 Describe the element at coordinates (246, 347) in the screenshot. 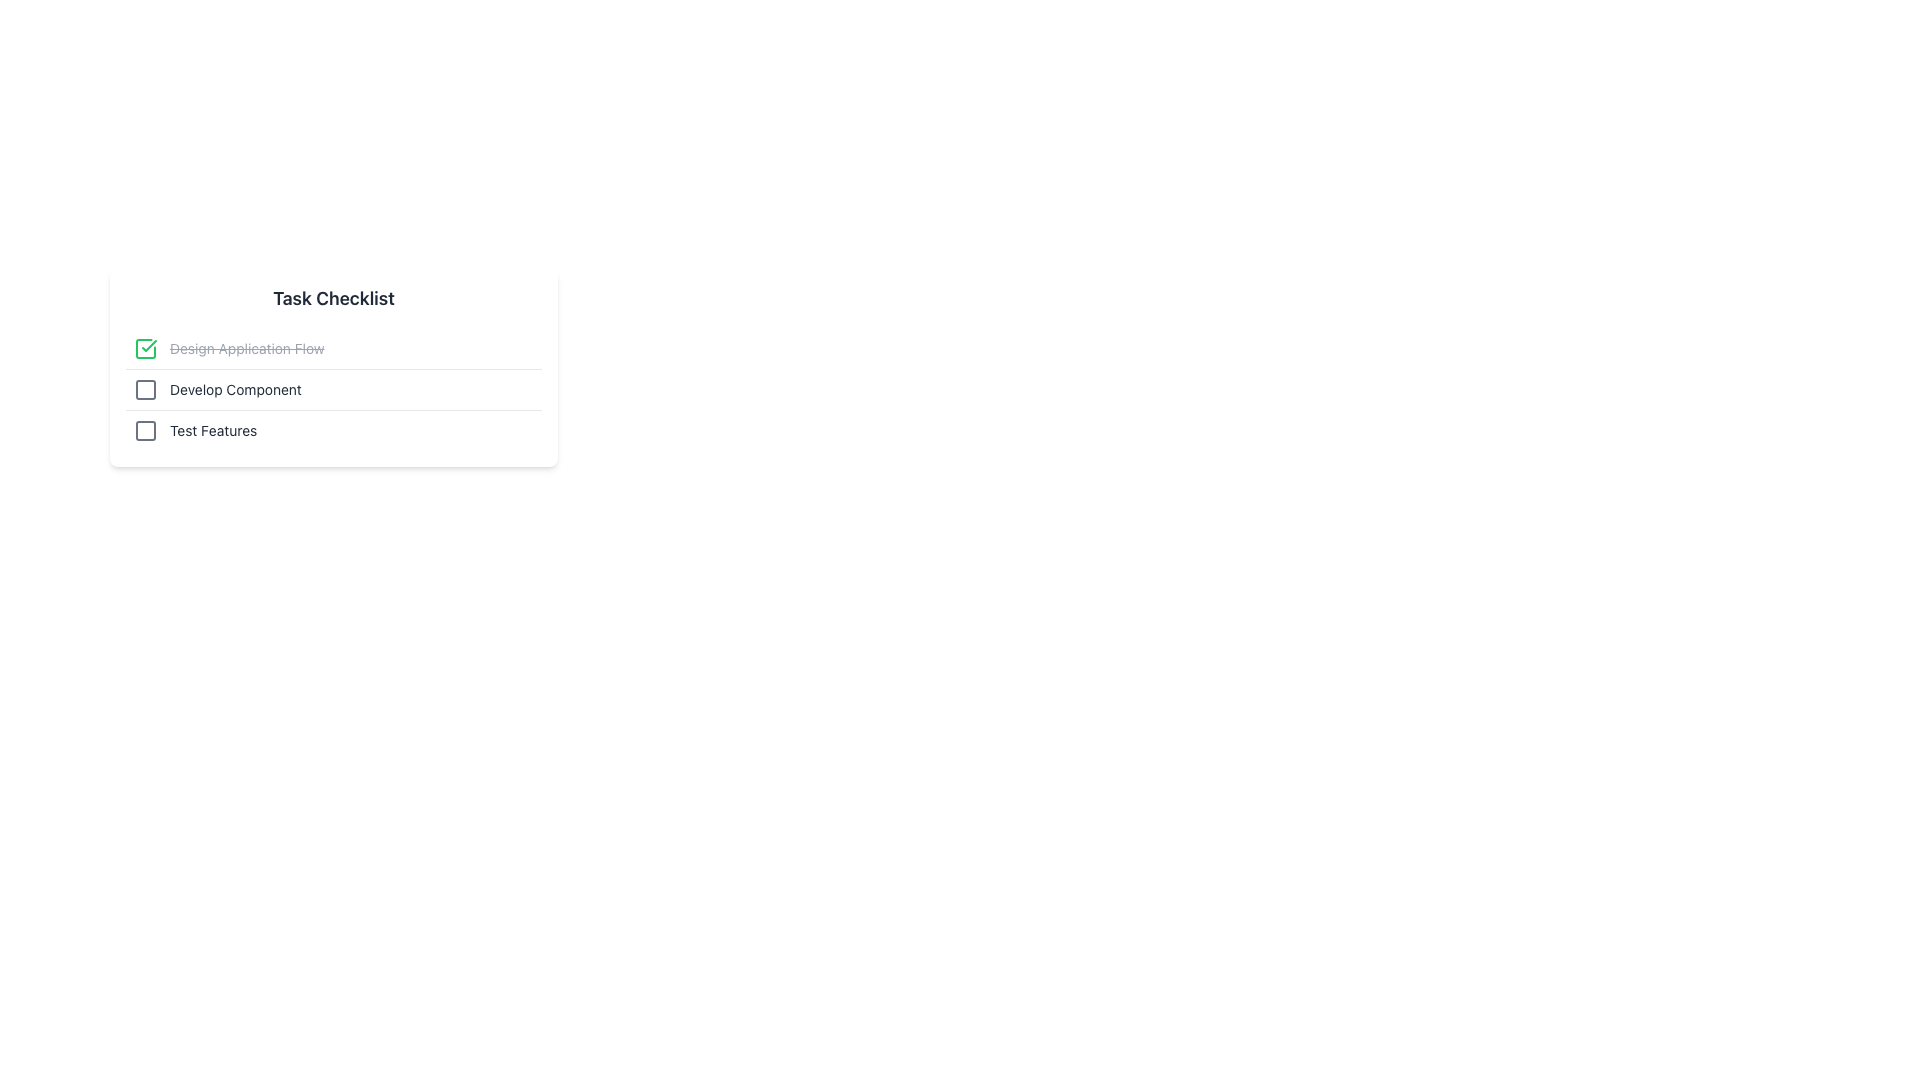

I see `the completed task label in the checklist, which is the first item in the vertical list and has a strikethrough style indicating completion` at that location.